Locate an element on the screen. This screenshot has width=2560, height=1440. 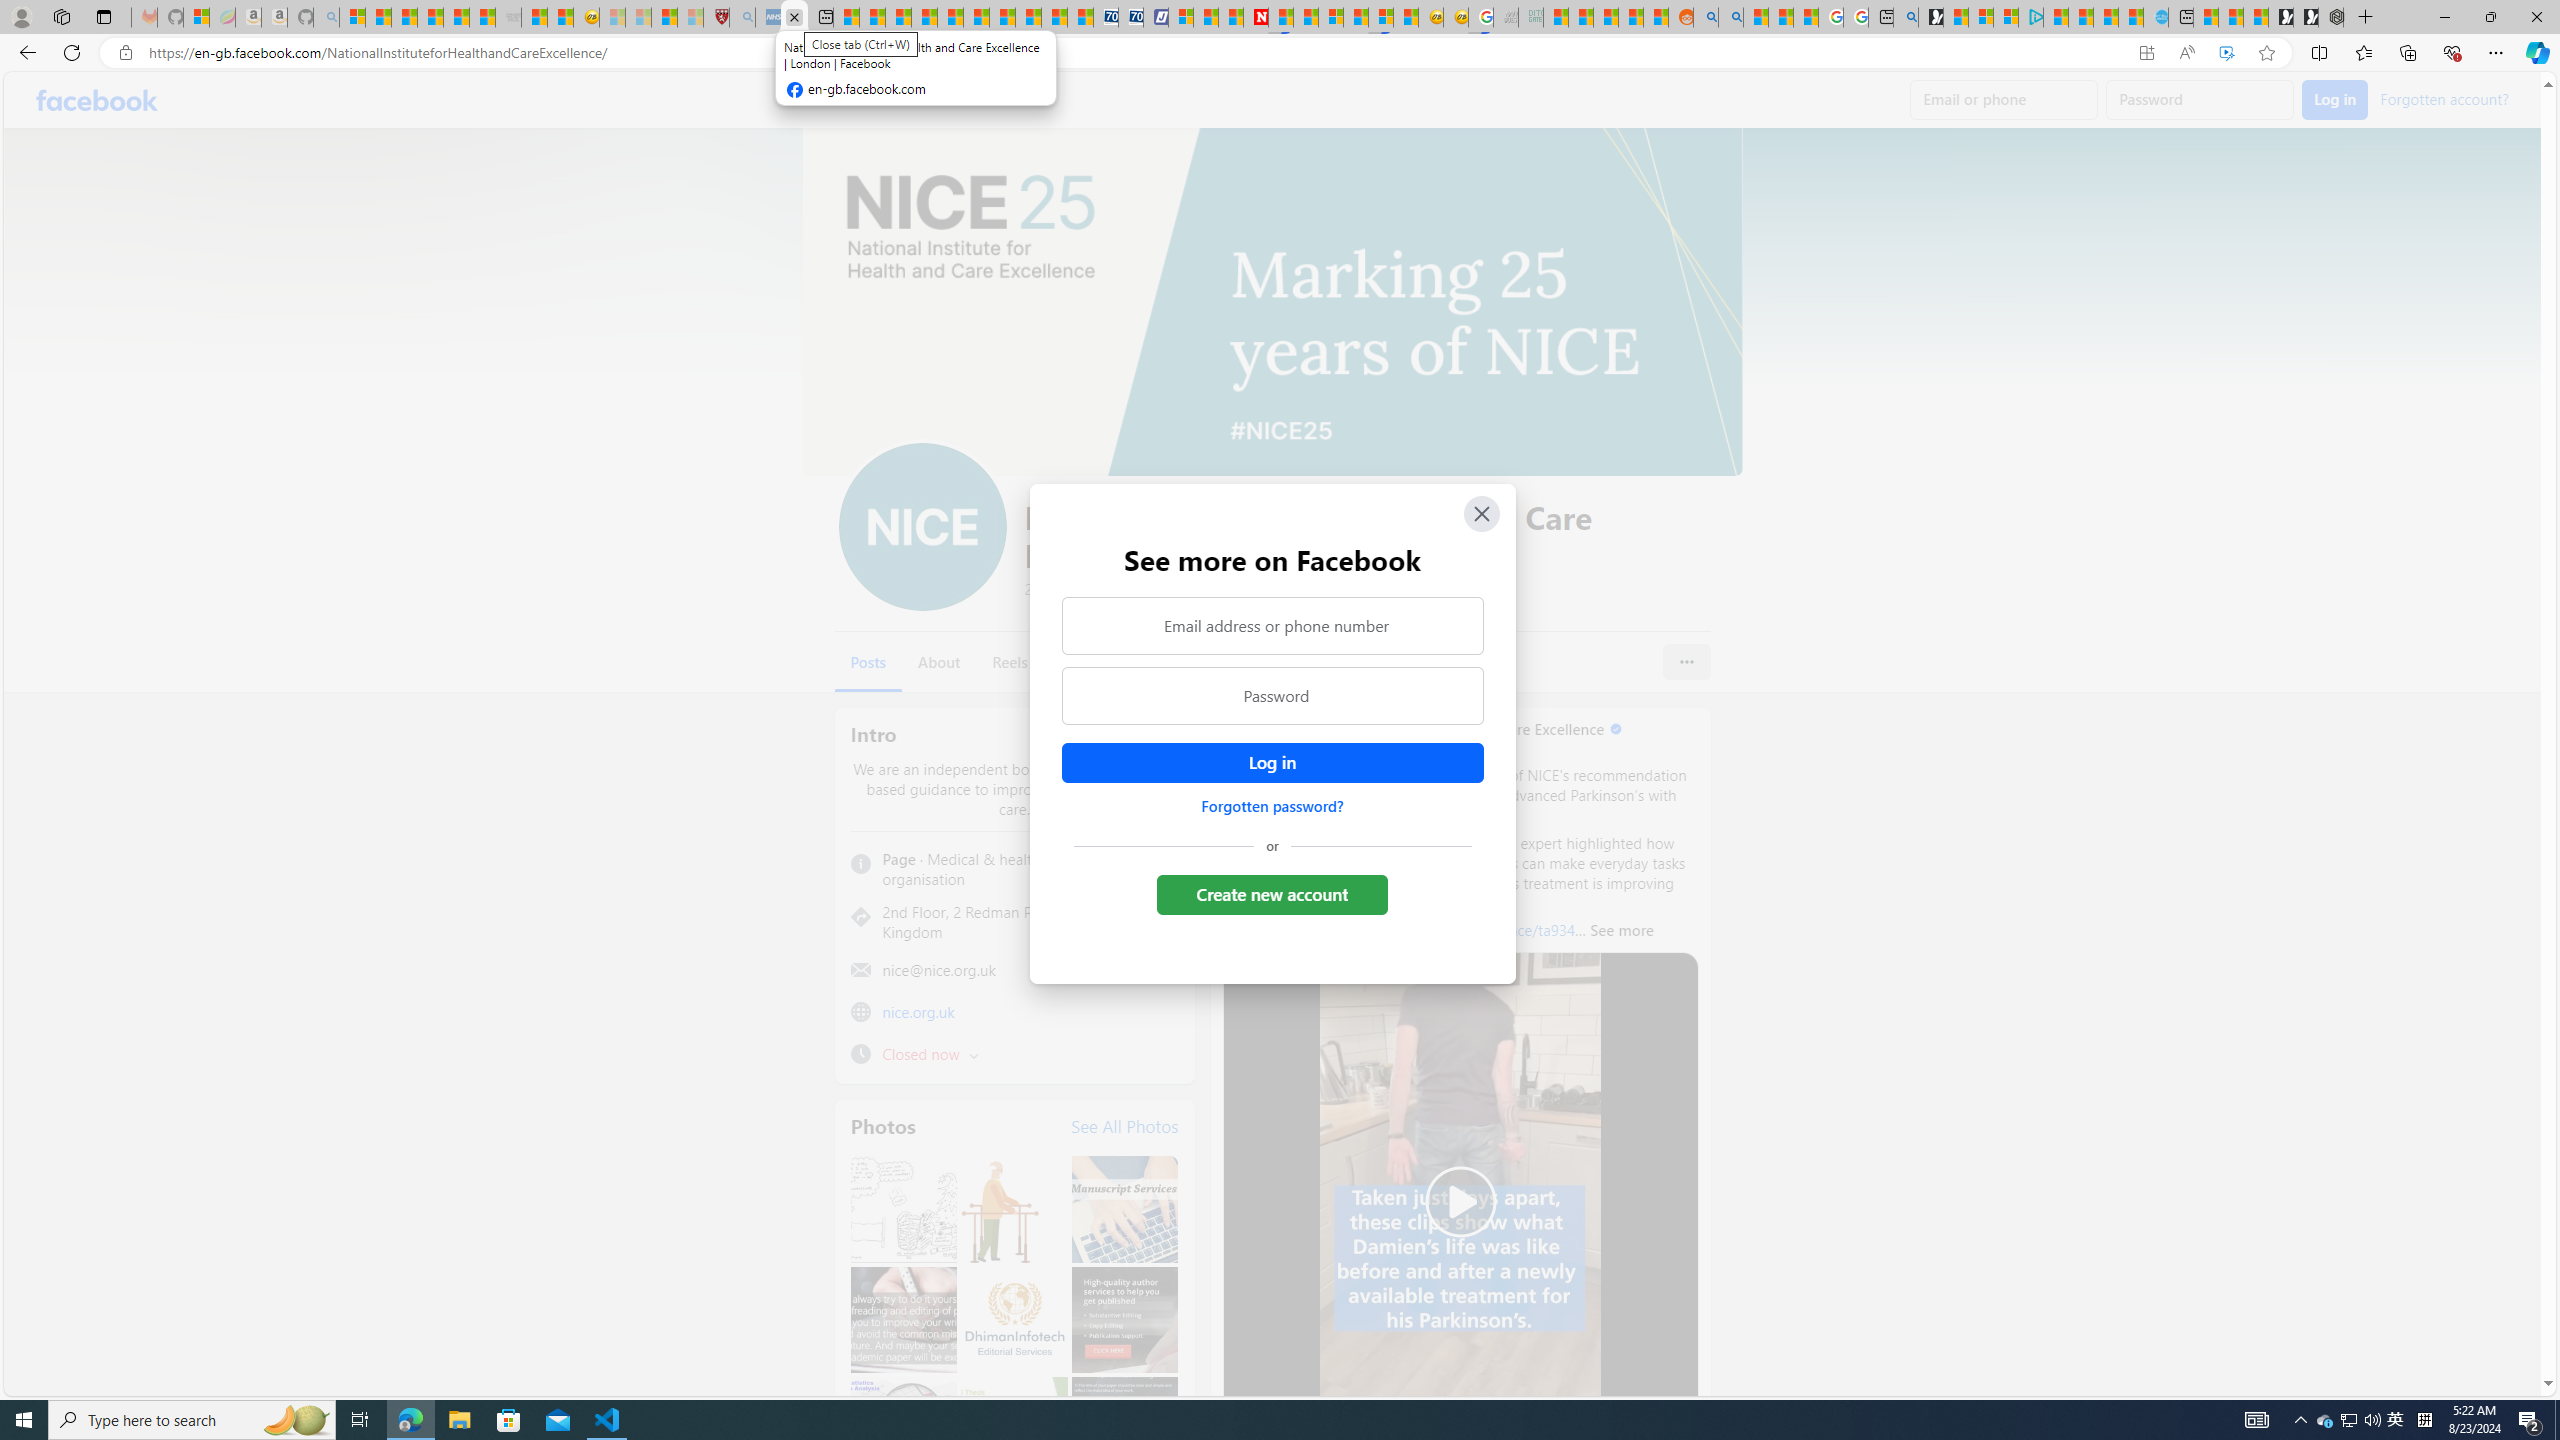
'Password' is located at coordinates (1271, 696).